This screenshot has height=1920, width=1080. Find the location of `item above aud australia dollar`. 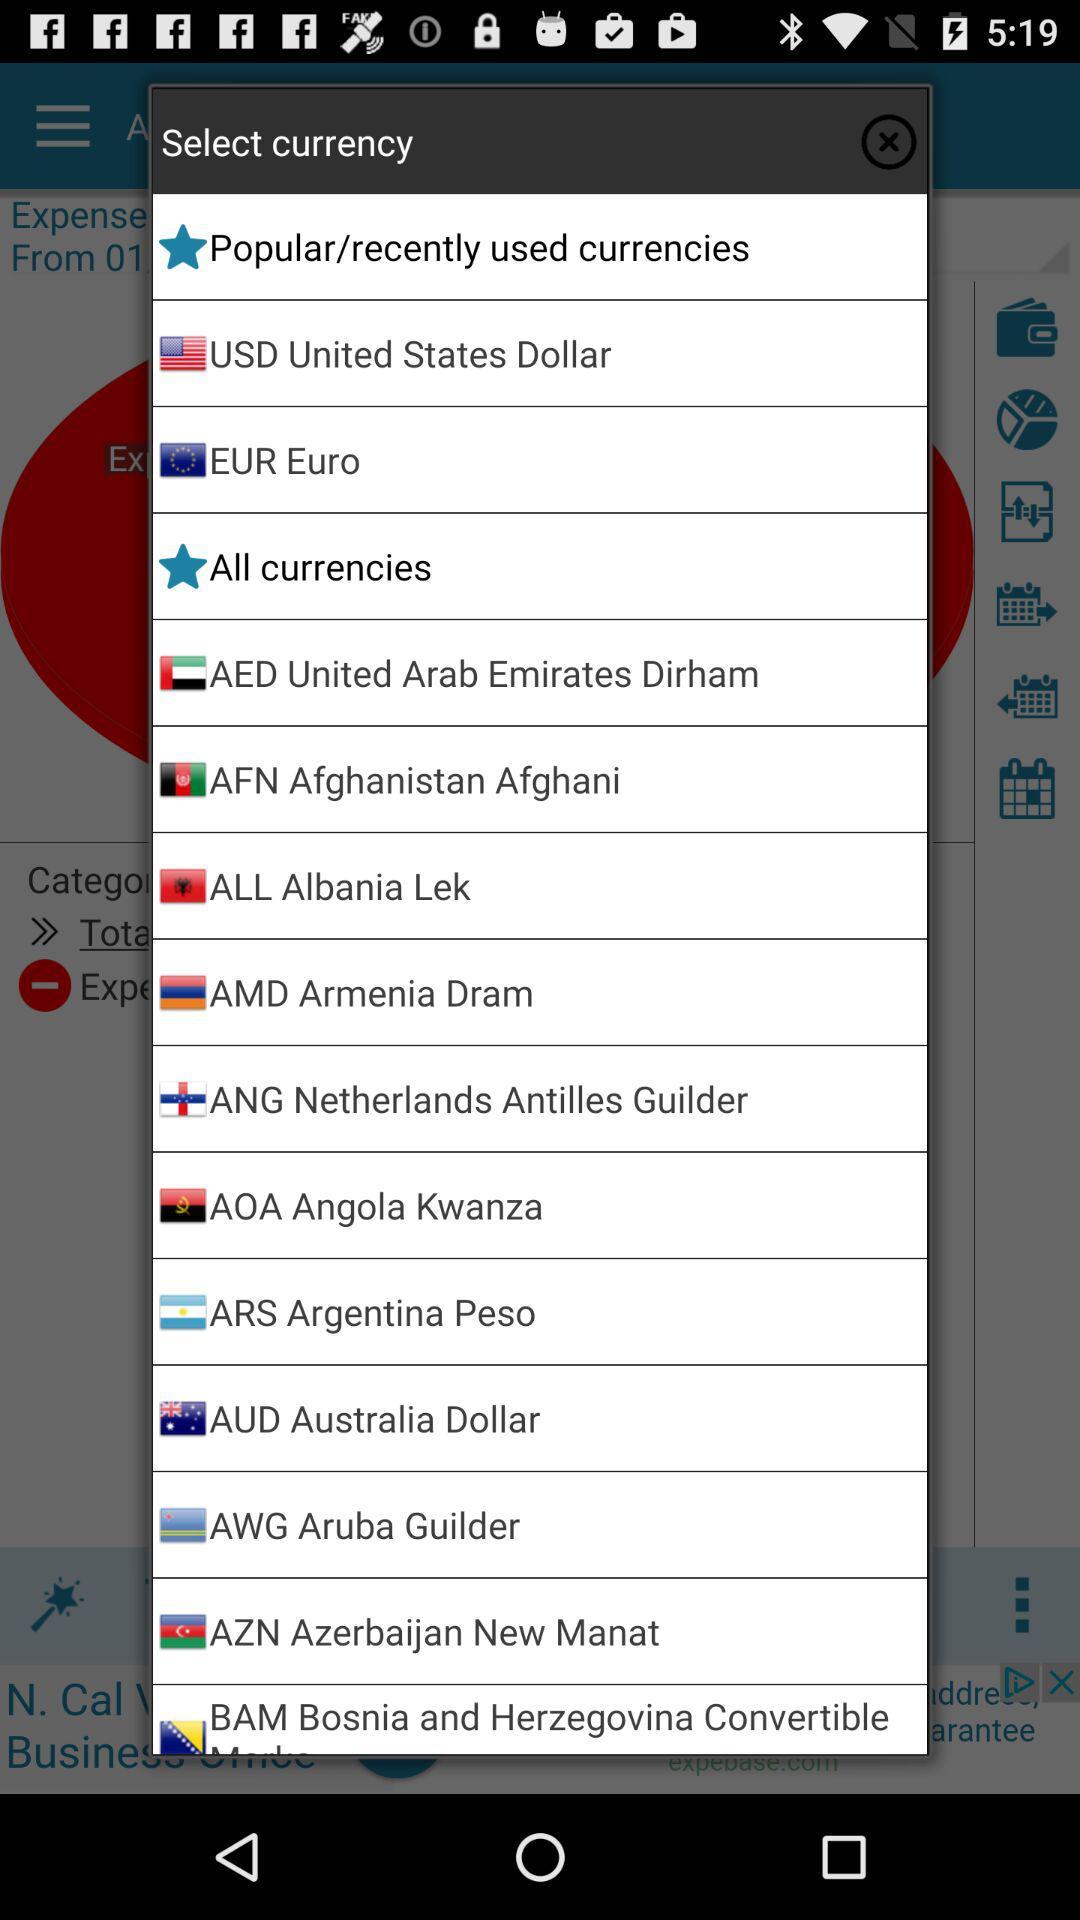

item above aud australia dollar is located at coordinates (564, 1311).